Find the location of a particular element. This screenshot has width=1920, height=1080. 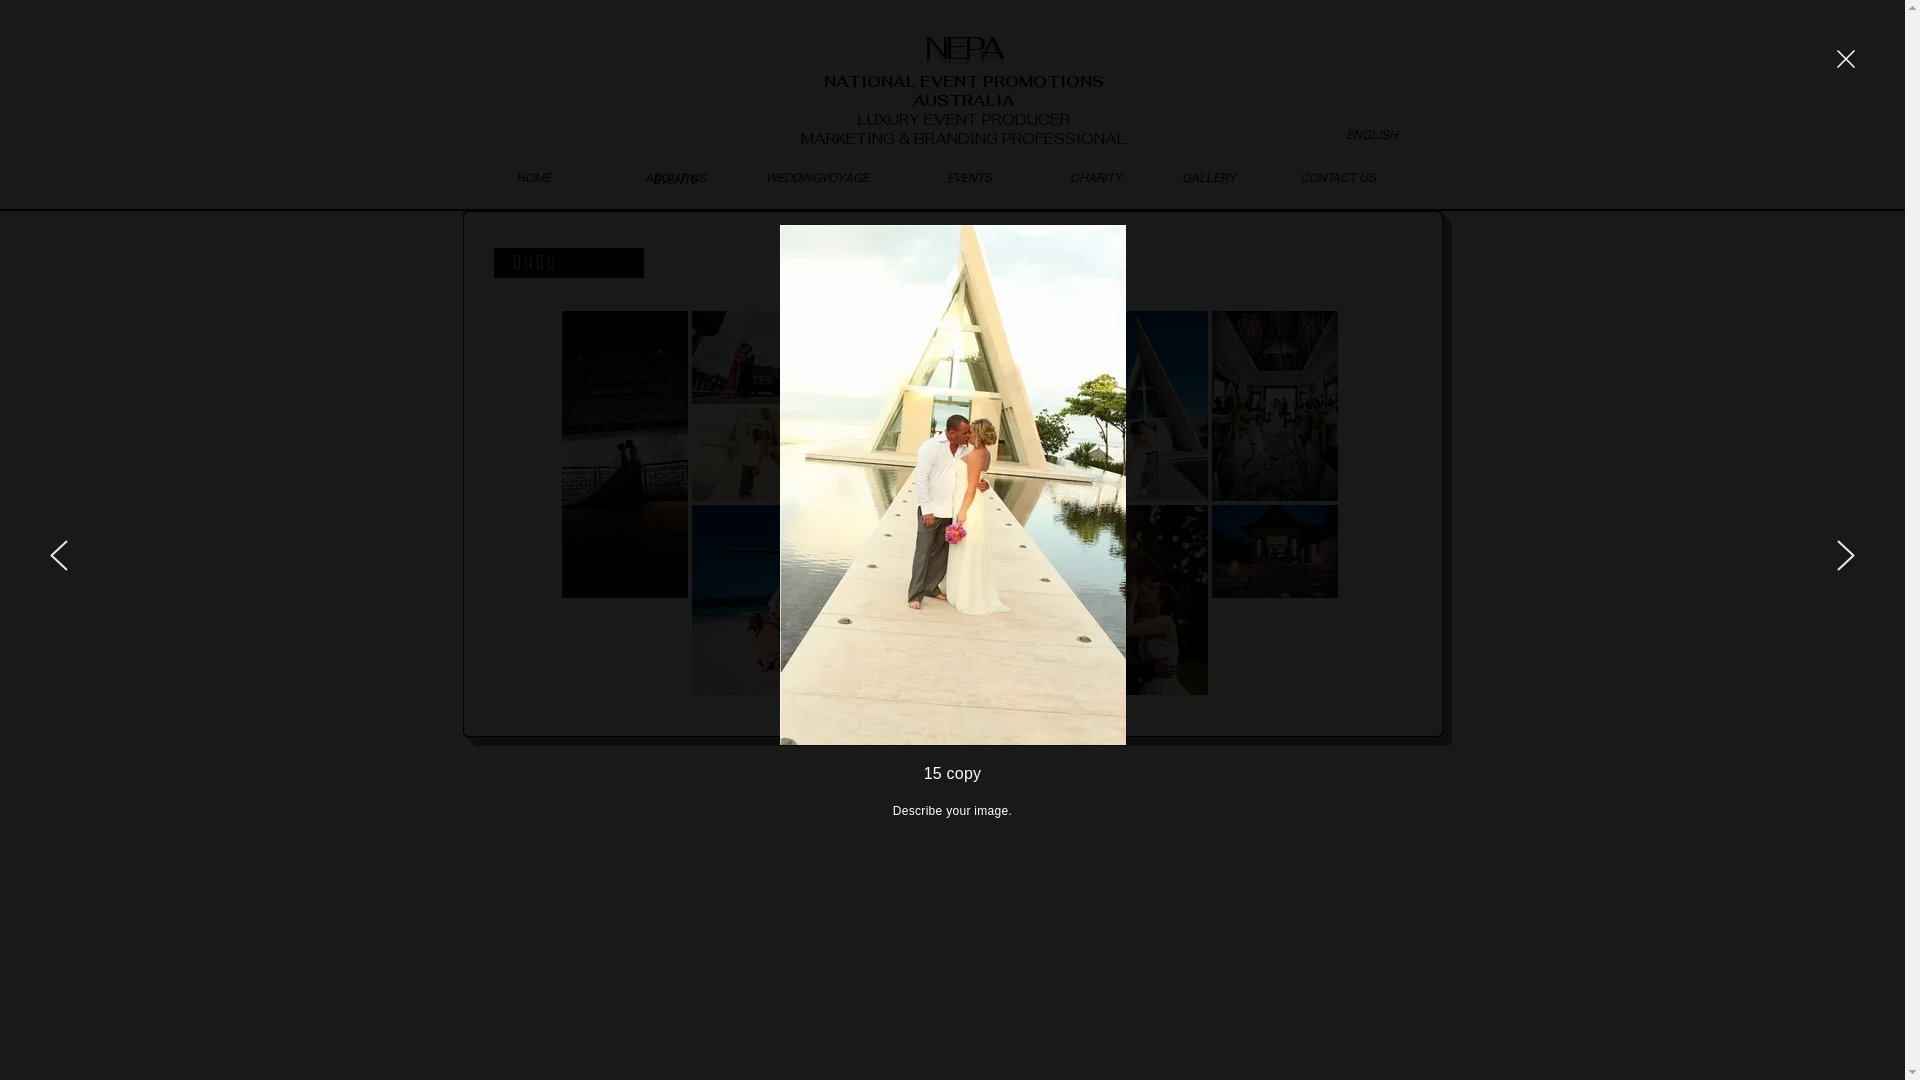

'HOME' is located at coordinates (532, 176).